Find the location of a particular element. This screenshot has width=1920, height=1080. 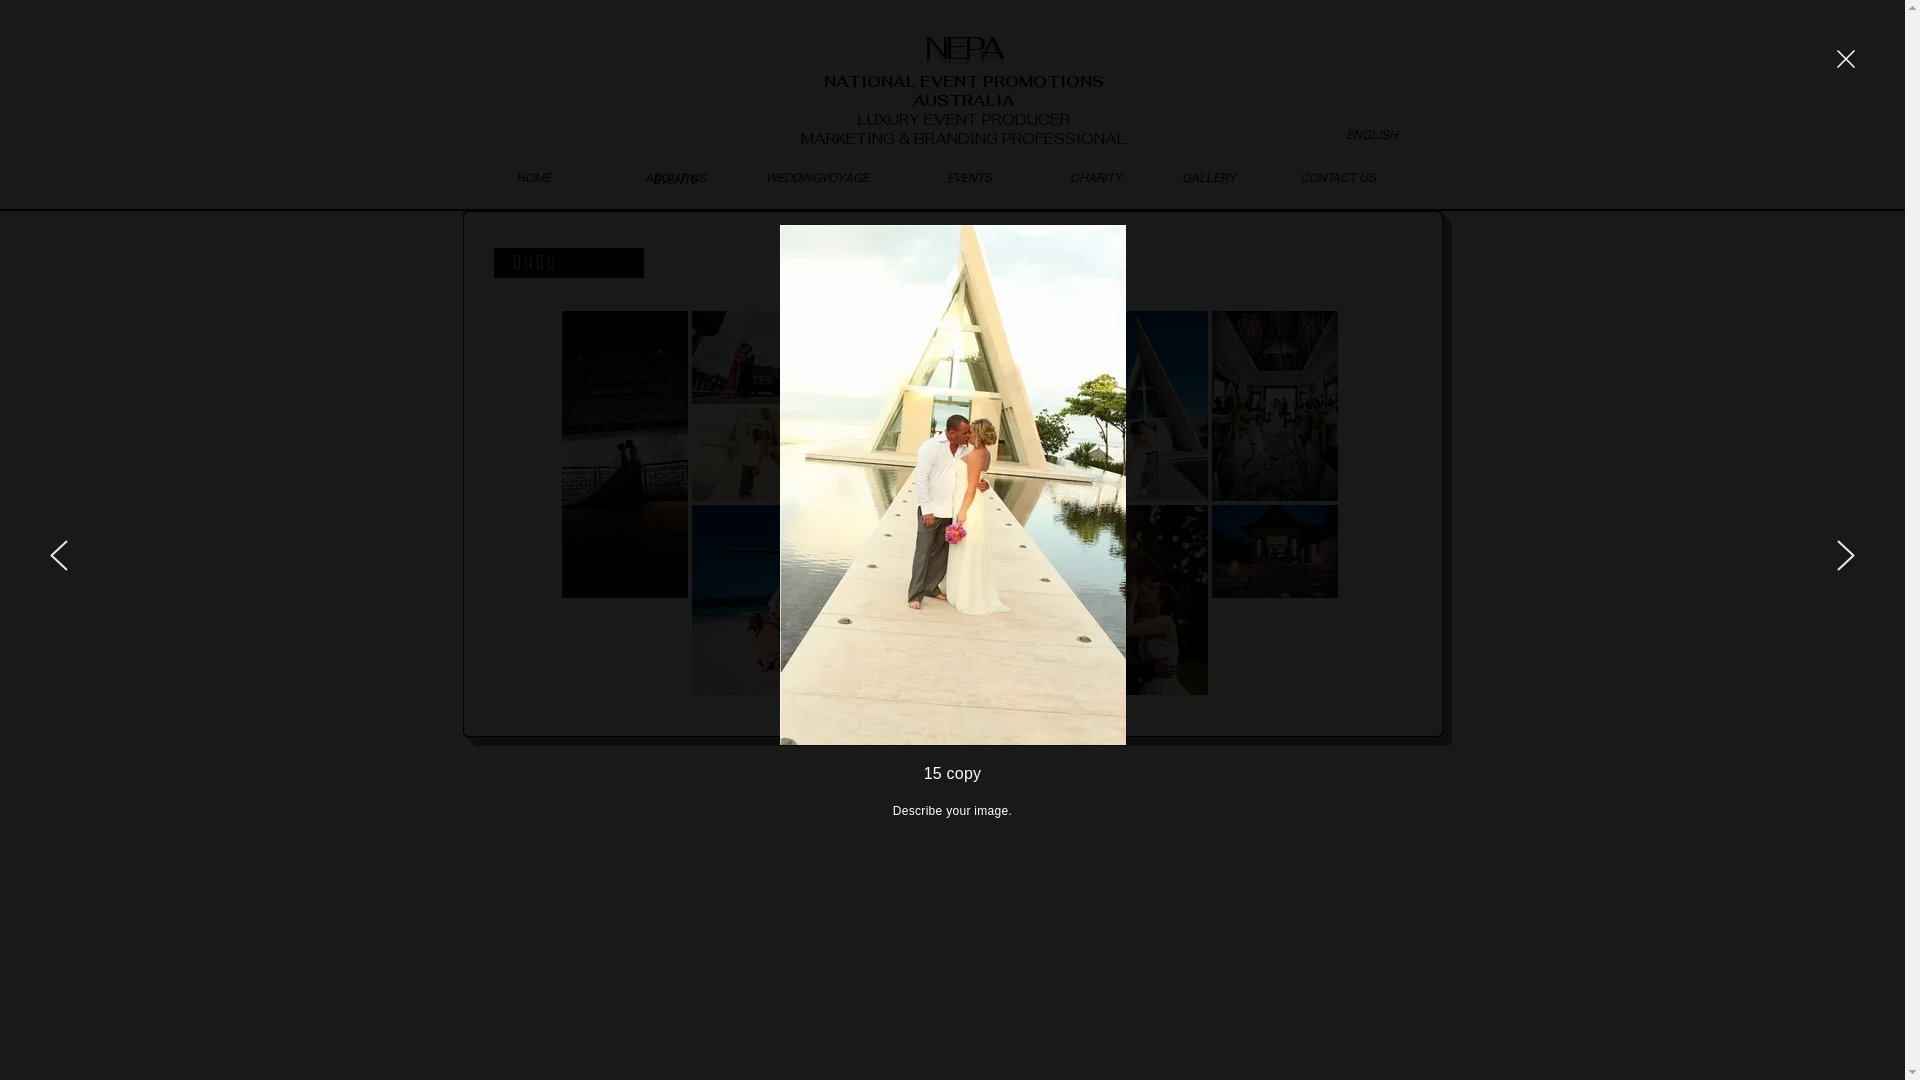

'HOME' is located at coordinates (532, 176).